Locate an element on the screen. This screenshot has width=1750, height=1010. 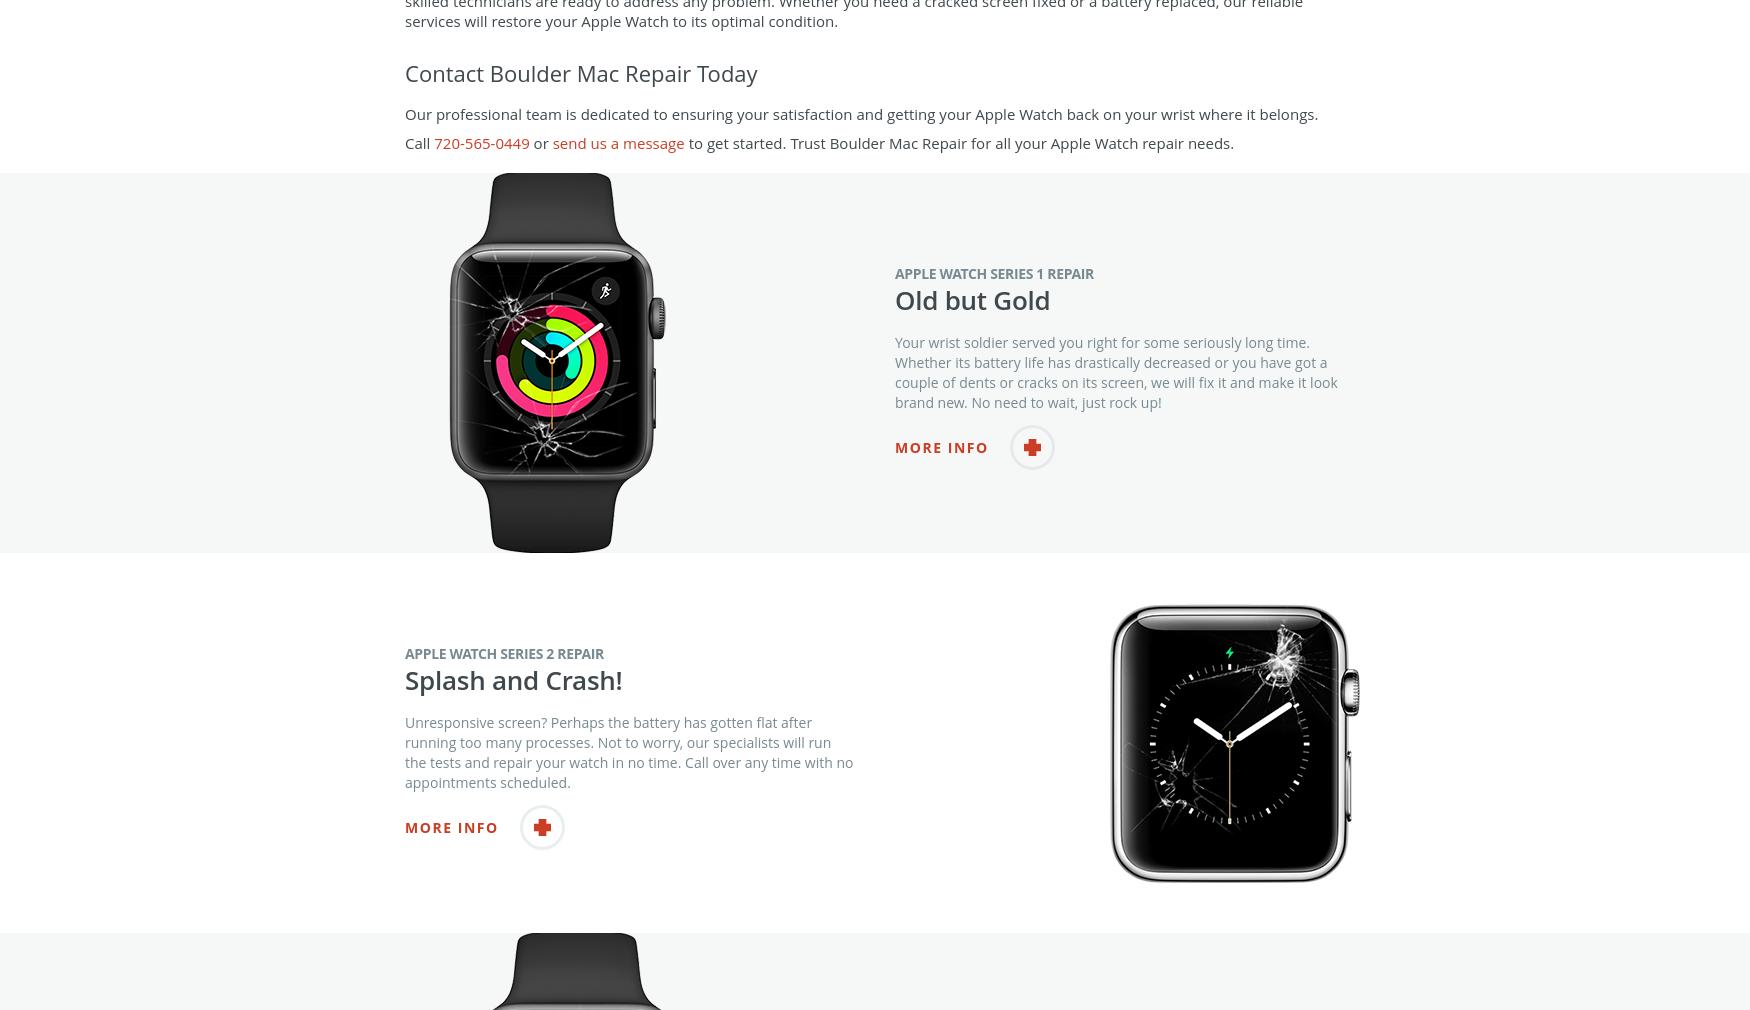
'Apple Watch Series 2 Repair' is located at coordinates (502, 691).